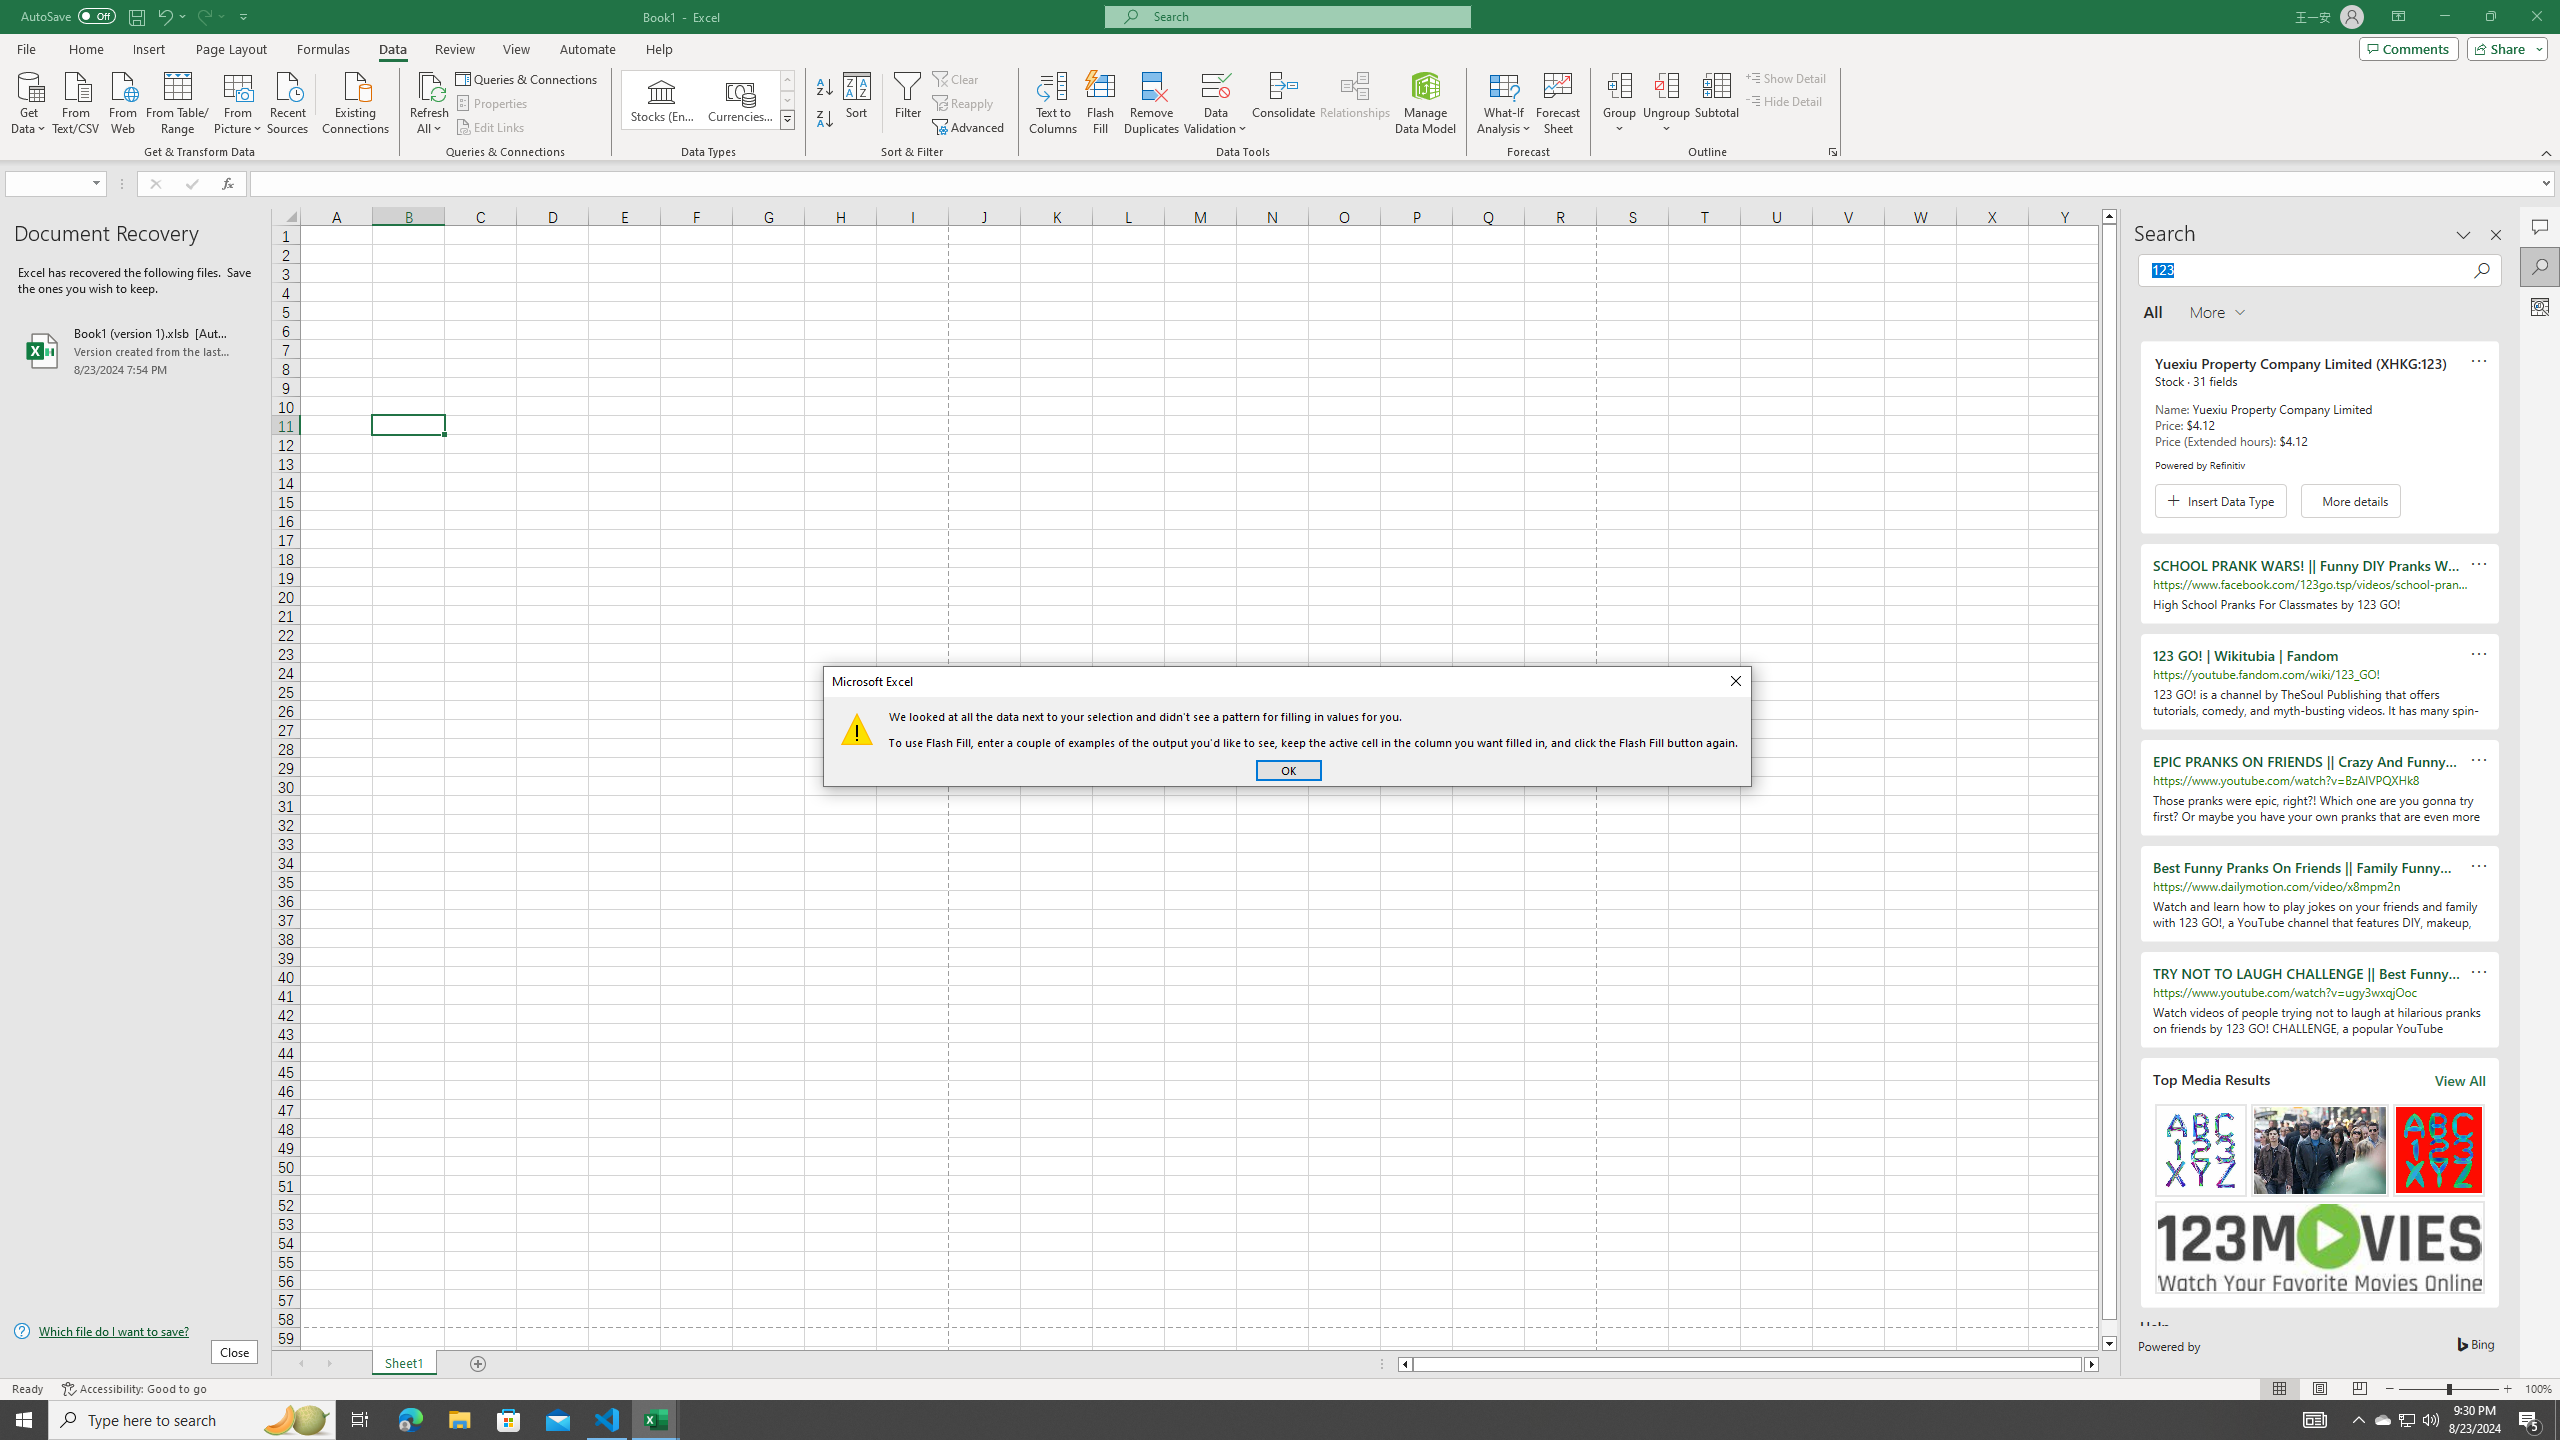  I want to click on 'Sort A to Z', so click(824, 87).